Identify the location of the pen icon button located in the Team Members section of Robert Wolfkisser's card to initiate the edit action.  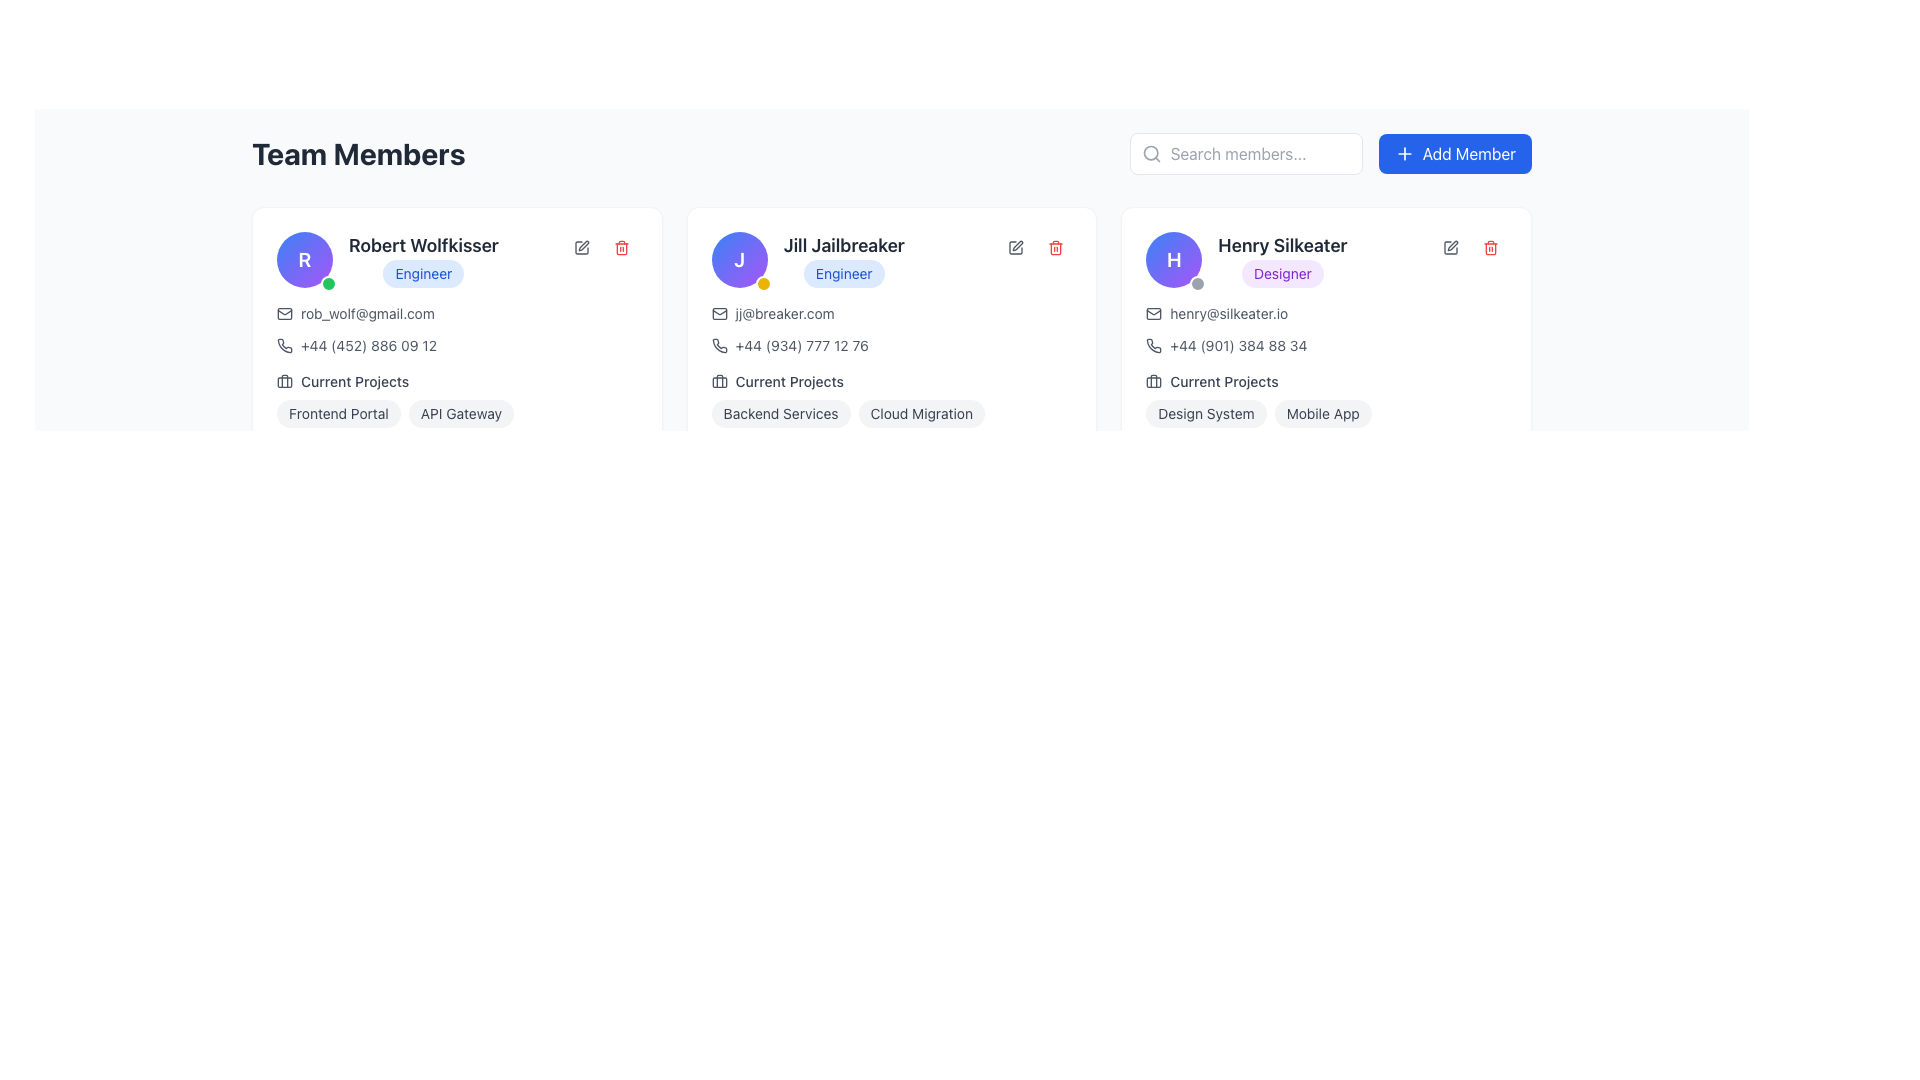
(580, 246).